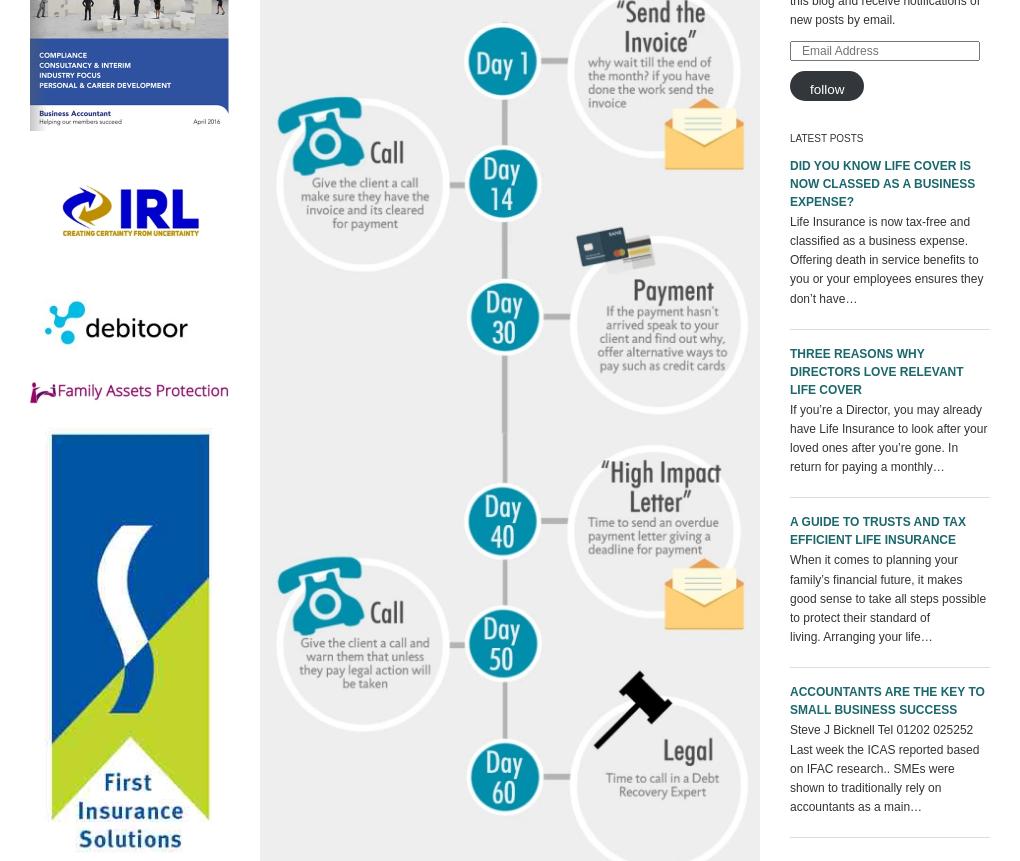  I want to click on 'Steve J Bicknell Tel 01202 025252 Last week the ICAS reported based on IFAC research.. SMEs were shown to traditionally rely on accountants as a main…', so click(883, 768).